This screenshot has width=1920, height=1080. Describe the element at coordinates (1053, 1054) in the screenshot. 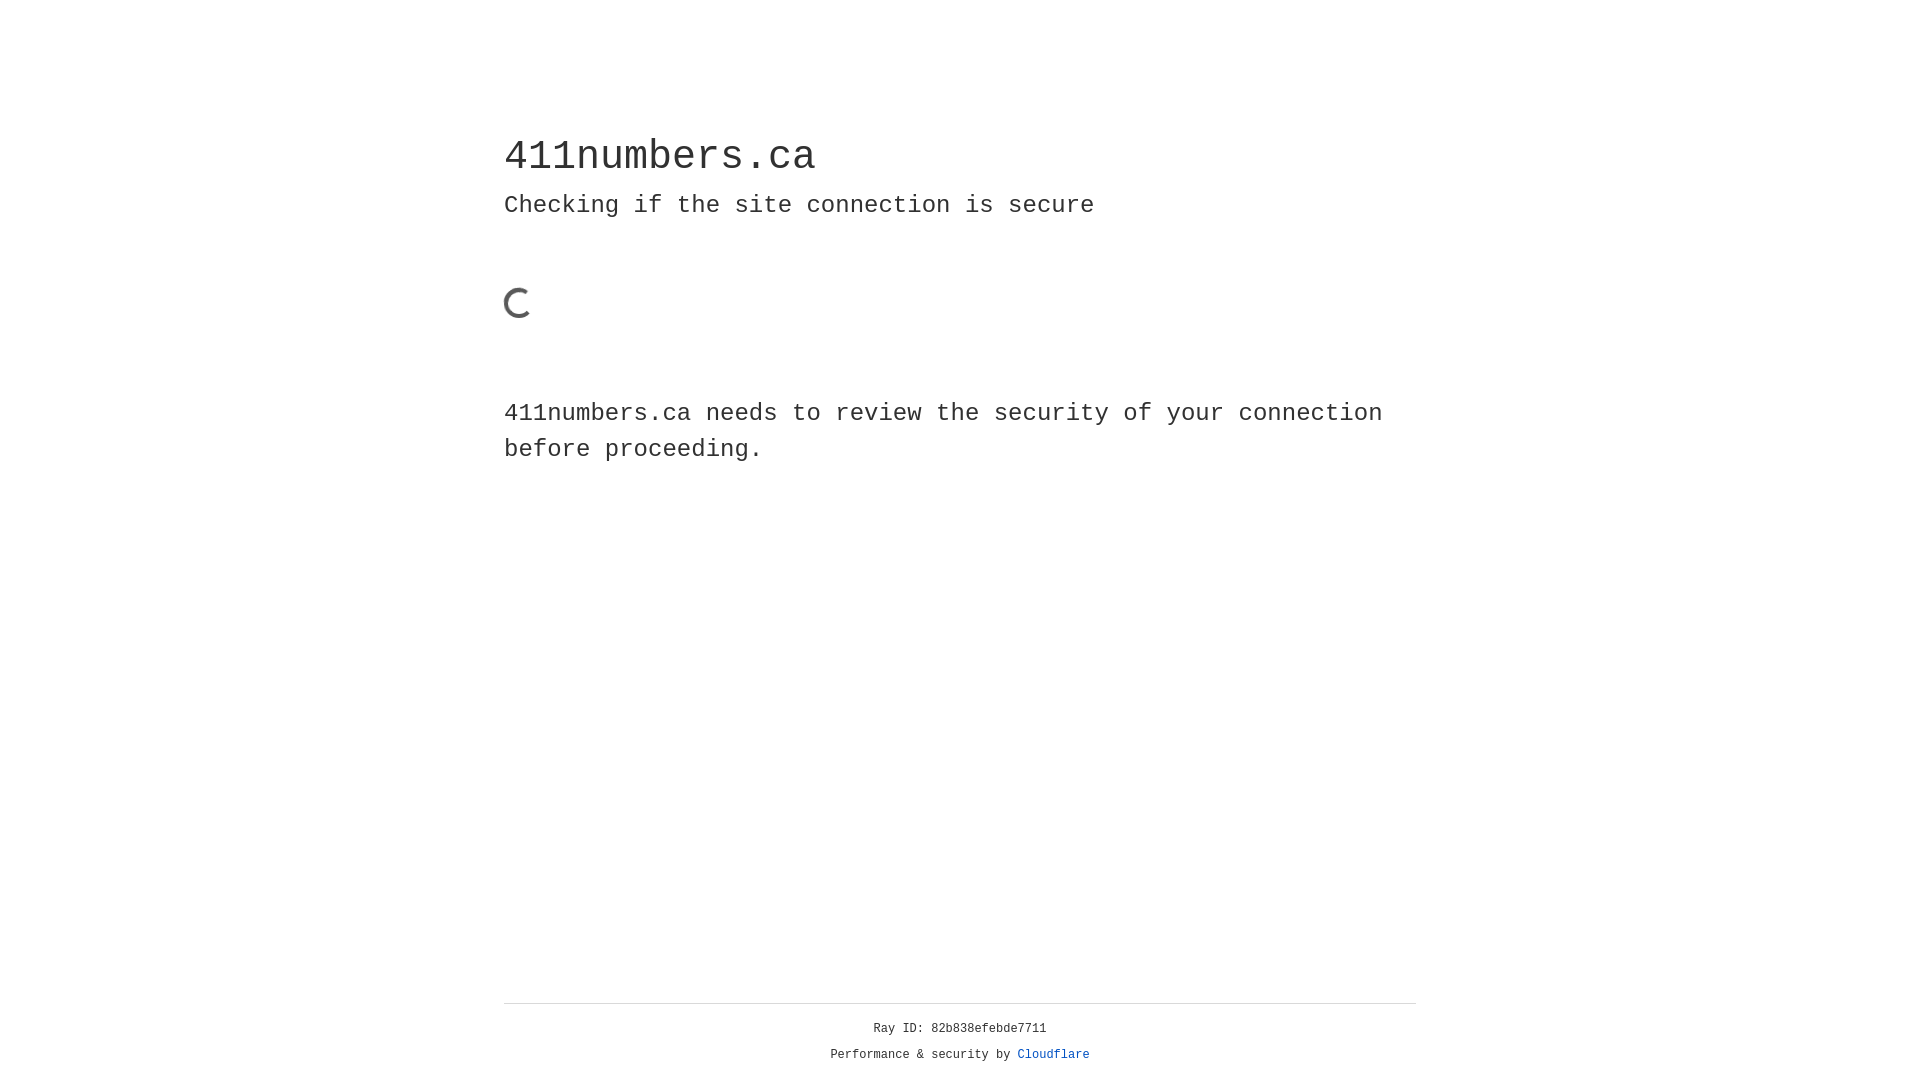

I see `'Cloudflare'` at that location.